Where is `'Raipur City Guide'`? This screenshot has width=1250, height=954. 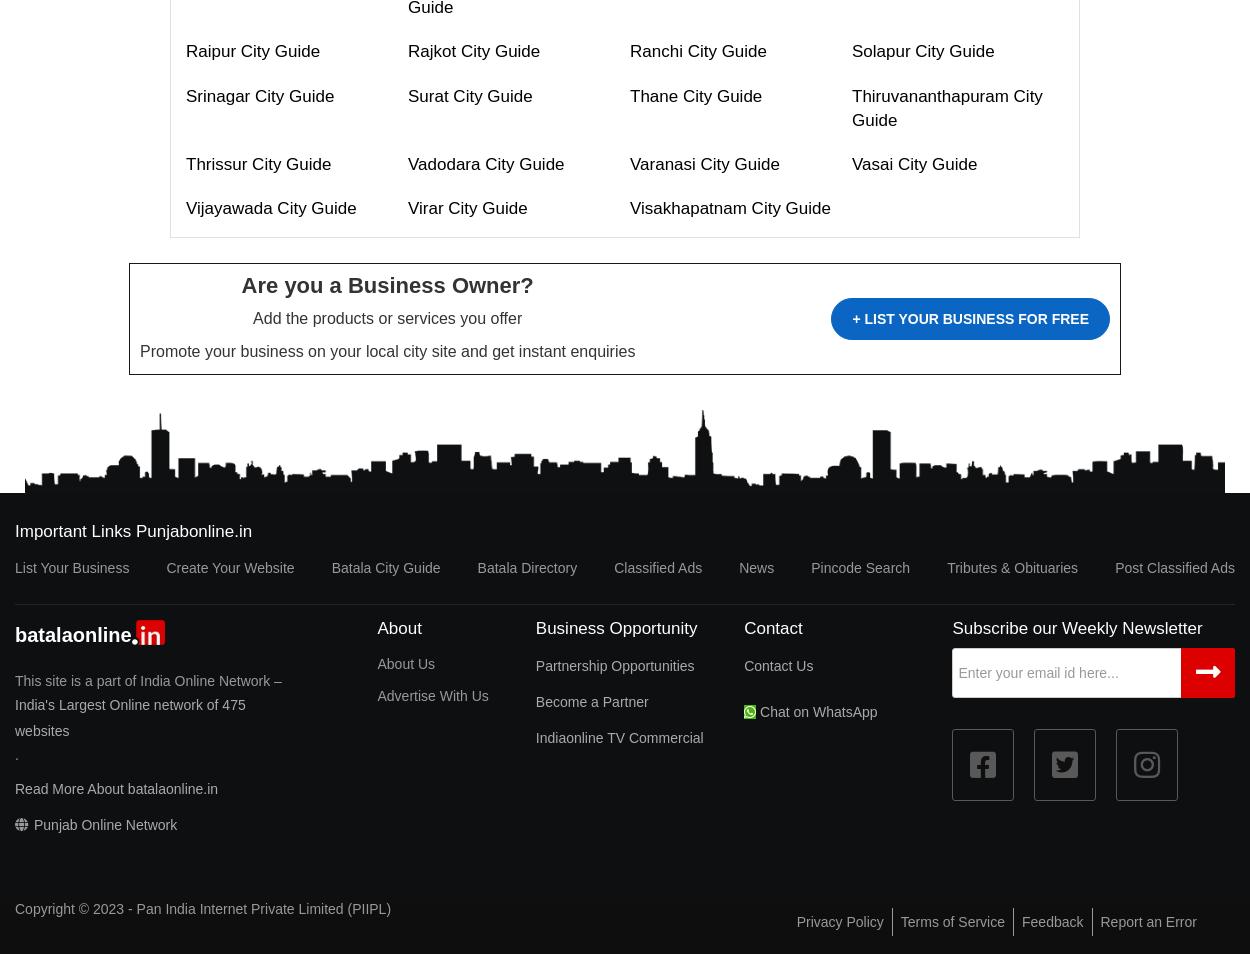
'Raipur City Guide' is located at coordinates (253, 50).